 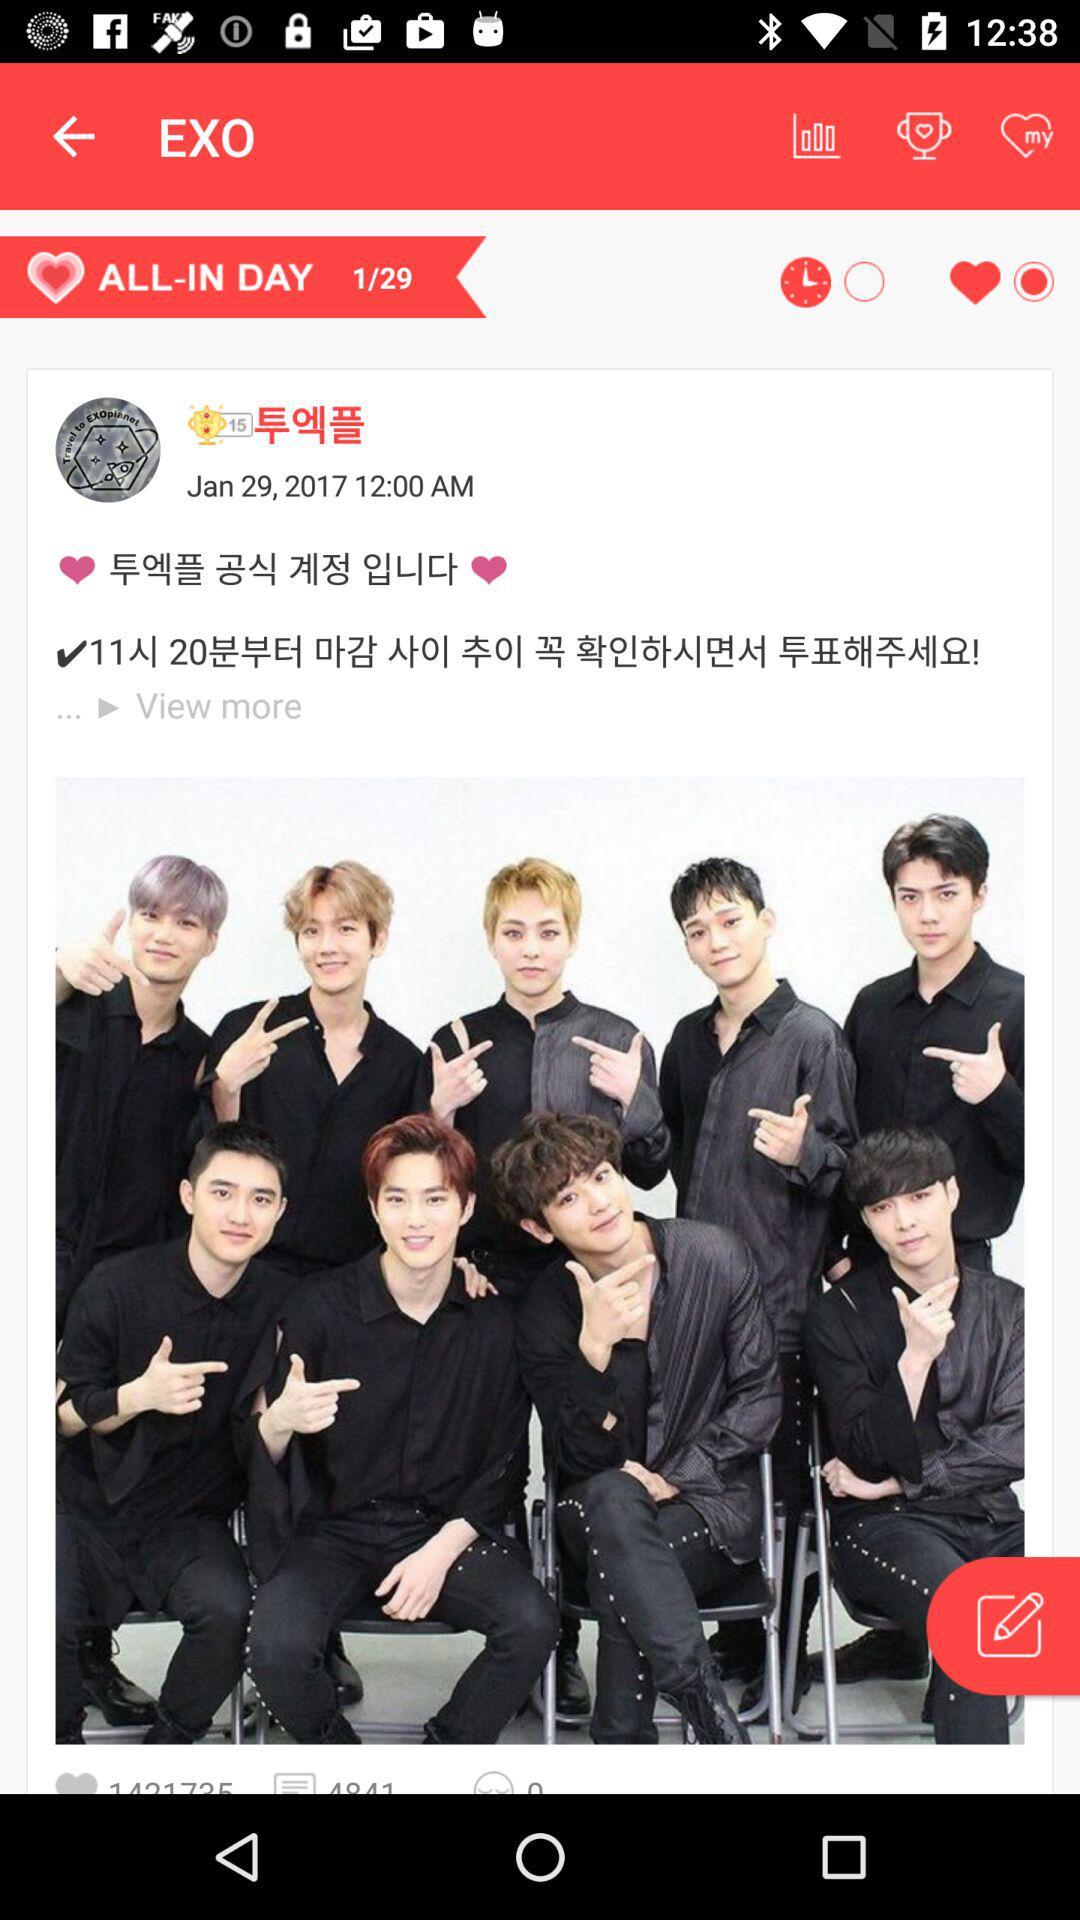 I want to click on the icon above jan 29 2017 icon, so click(x=638, y=423).